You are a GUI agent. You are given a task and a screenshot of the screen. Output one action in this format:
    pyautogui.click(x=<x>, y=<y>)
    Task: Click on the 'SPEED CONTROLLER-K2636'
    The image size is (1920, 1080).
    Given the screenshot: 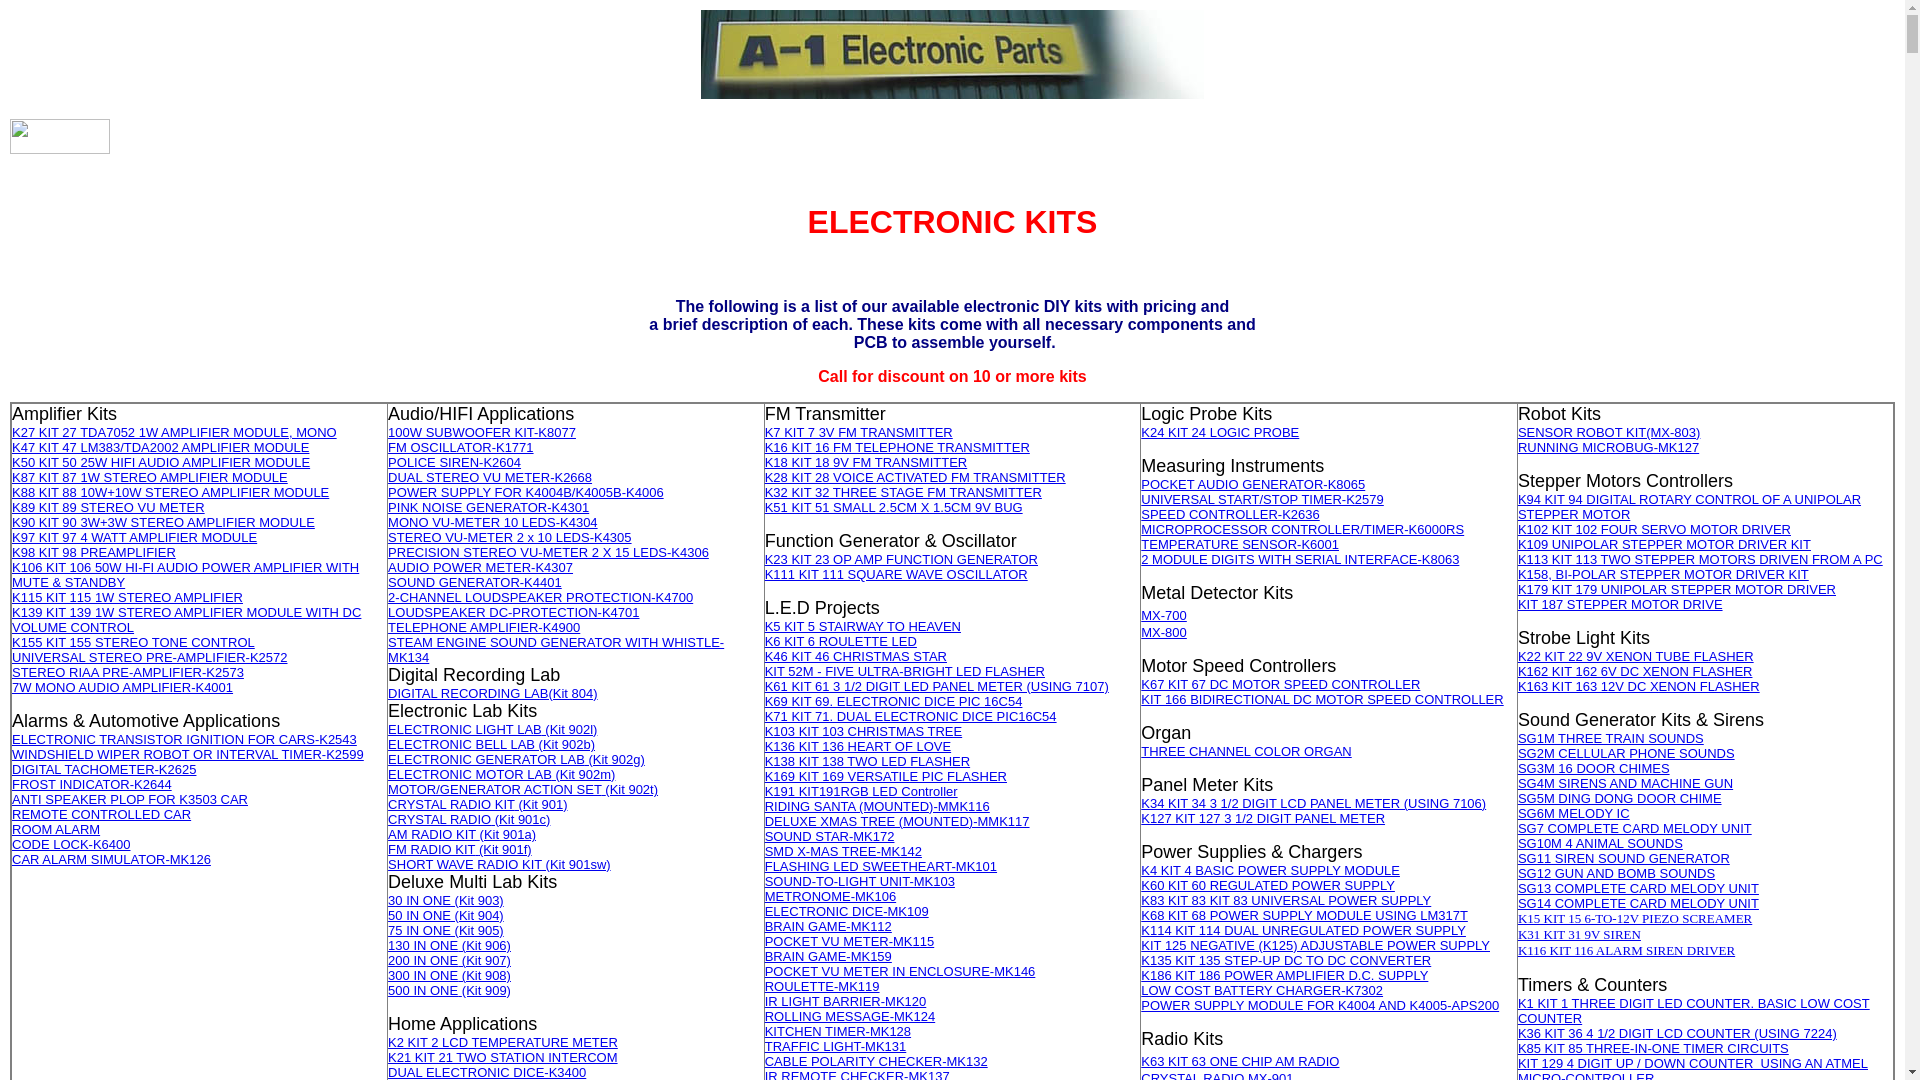 What is the action you would take?
    pyautogui.click(x=1228, y=513)
    